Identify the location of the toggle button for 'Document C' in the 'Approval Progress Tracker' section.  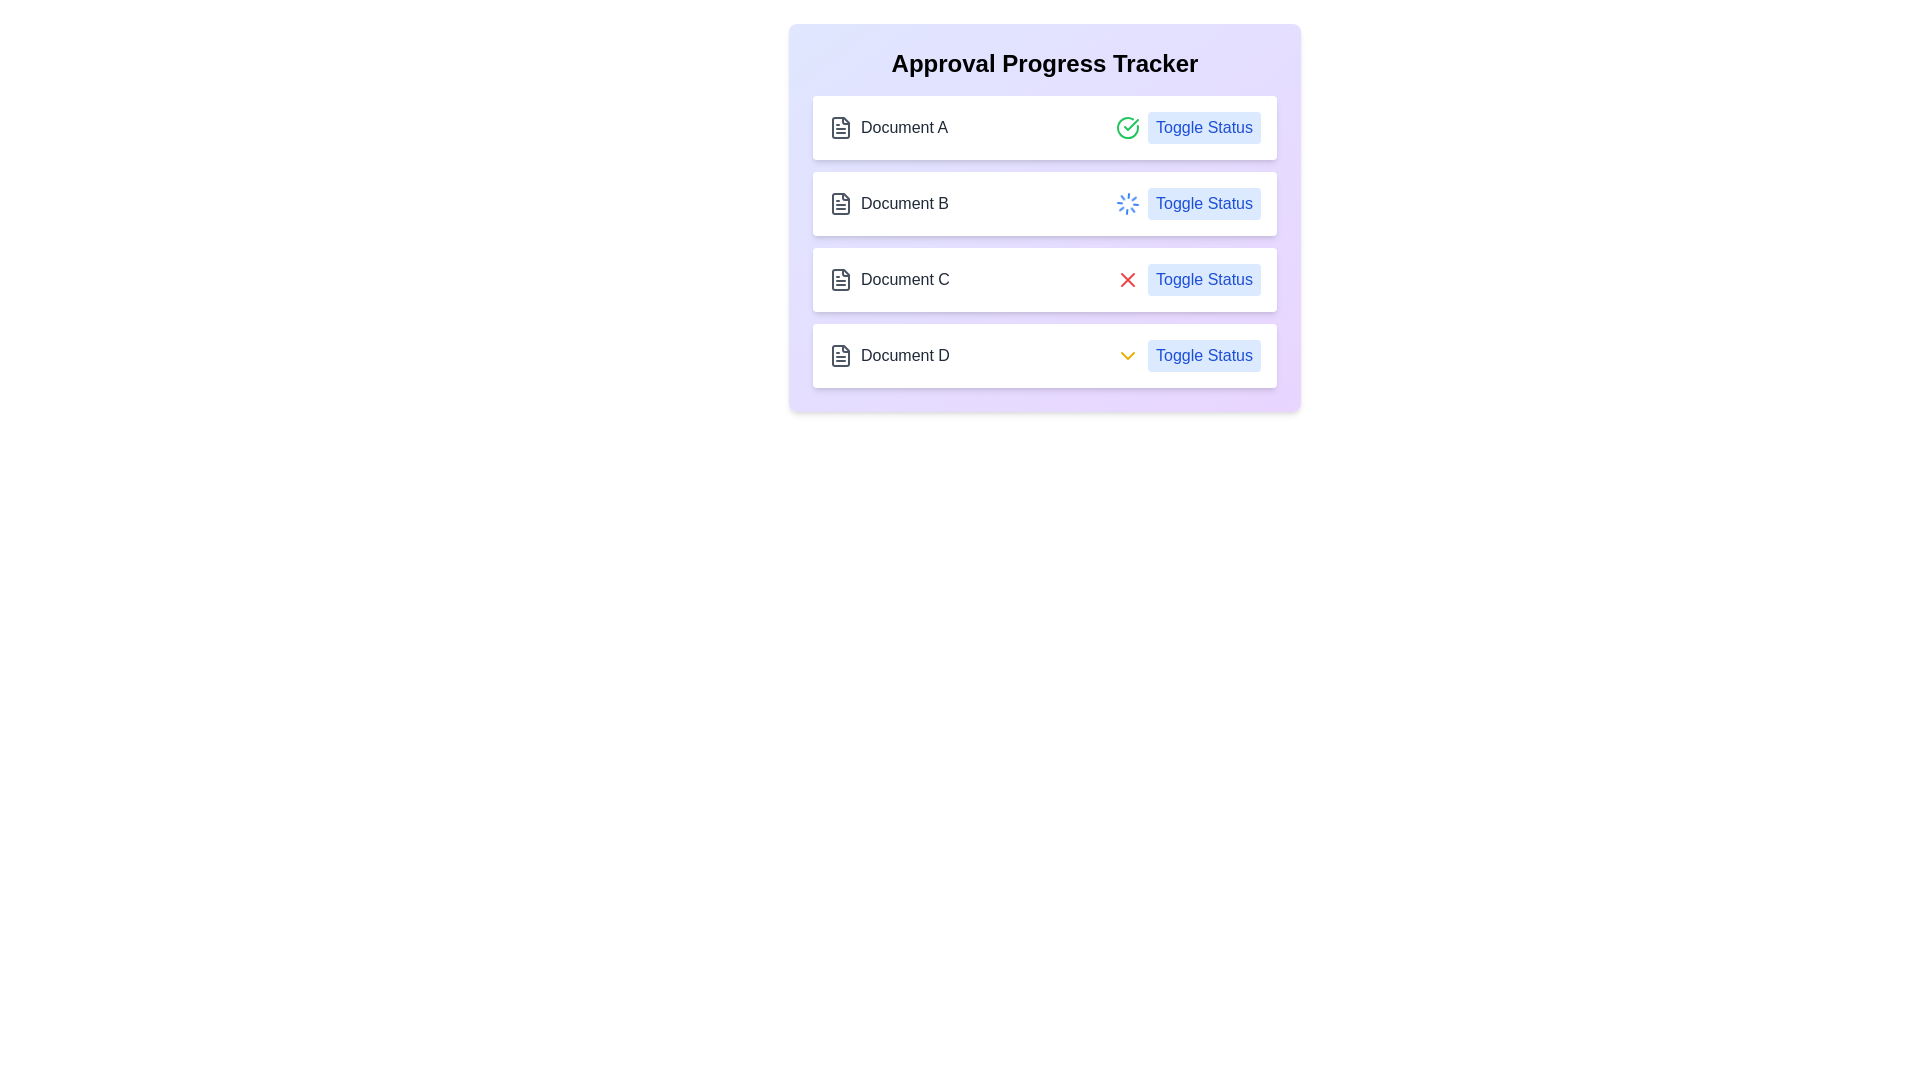
(1188, 280).